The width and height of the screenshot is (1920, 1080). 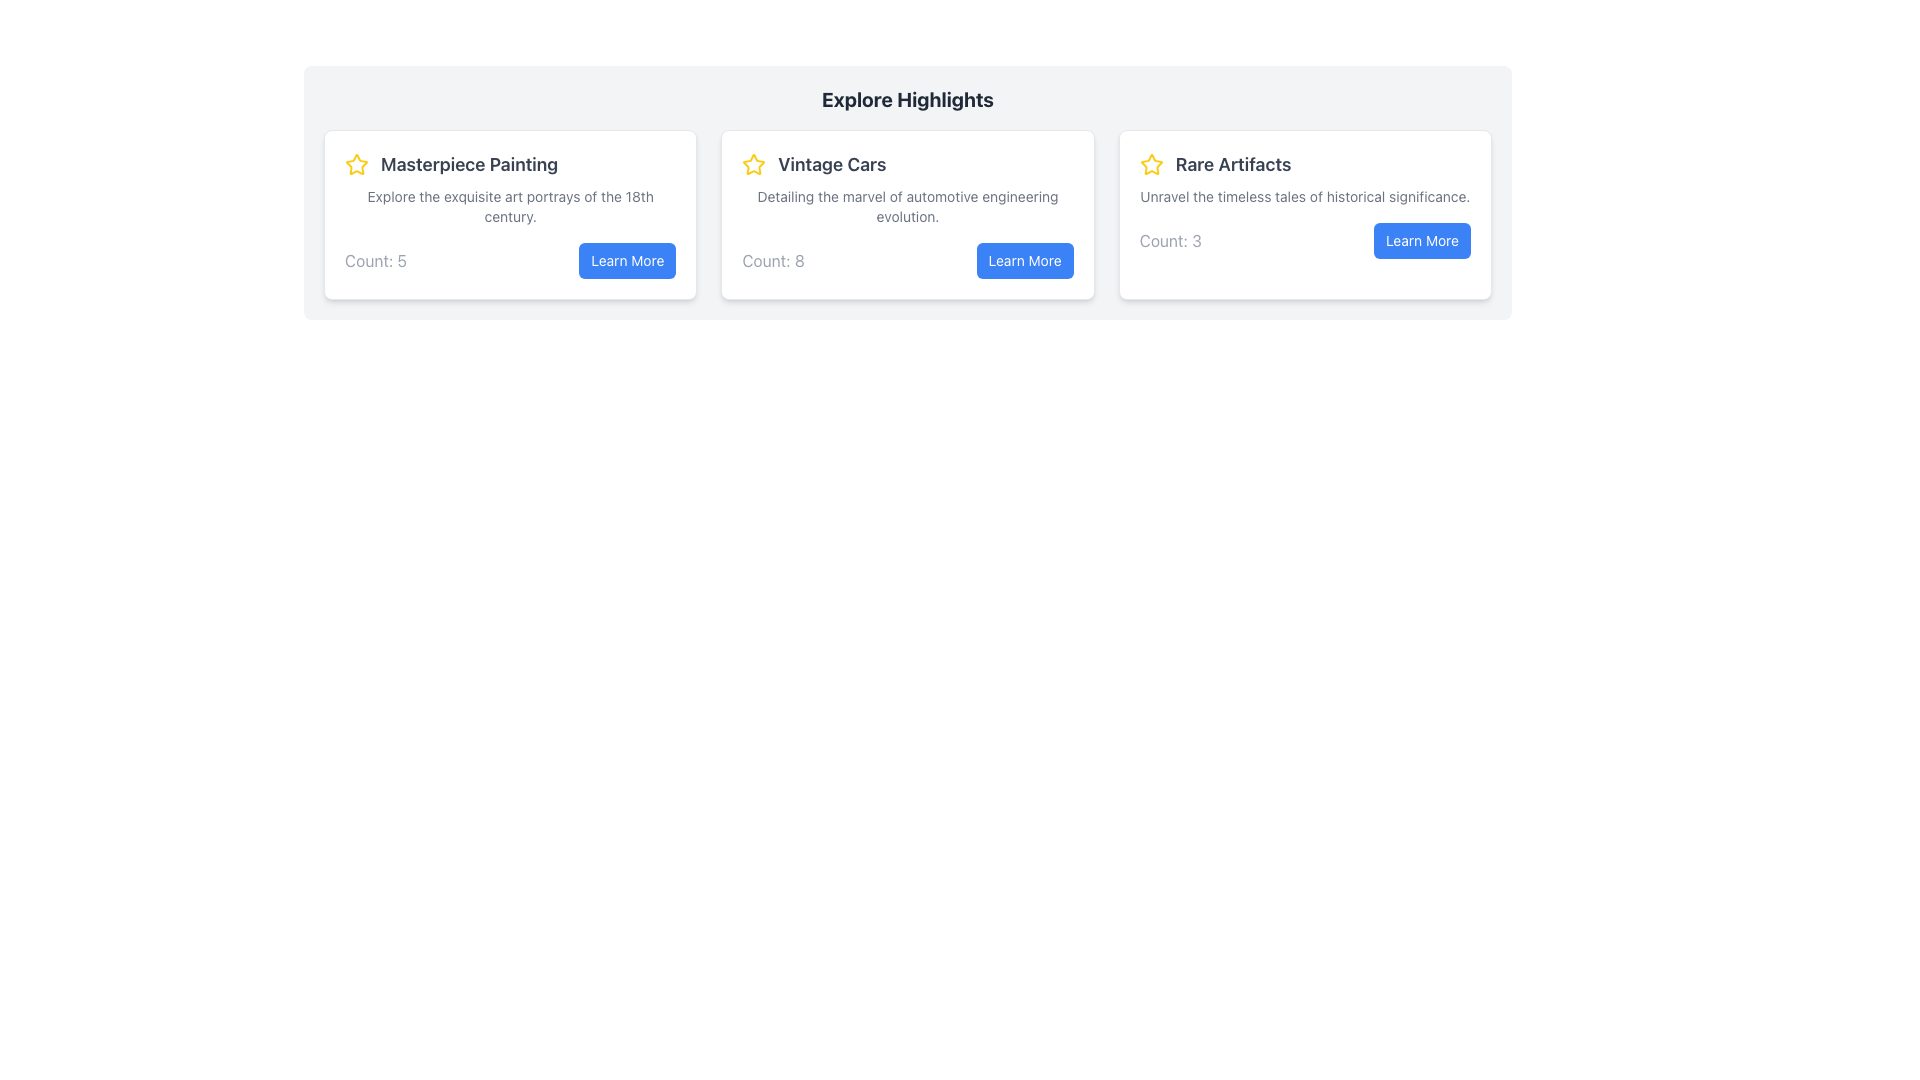 What do you see at coordinates (626, 260) in the screenshot?
I see `the 'Learn More' button, which is a vivid blue rectangular button with rounded corners, located at the bottom-right corner of the 'Masterpiece Painting' card` at bounding box center [626, 260].